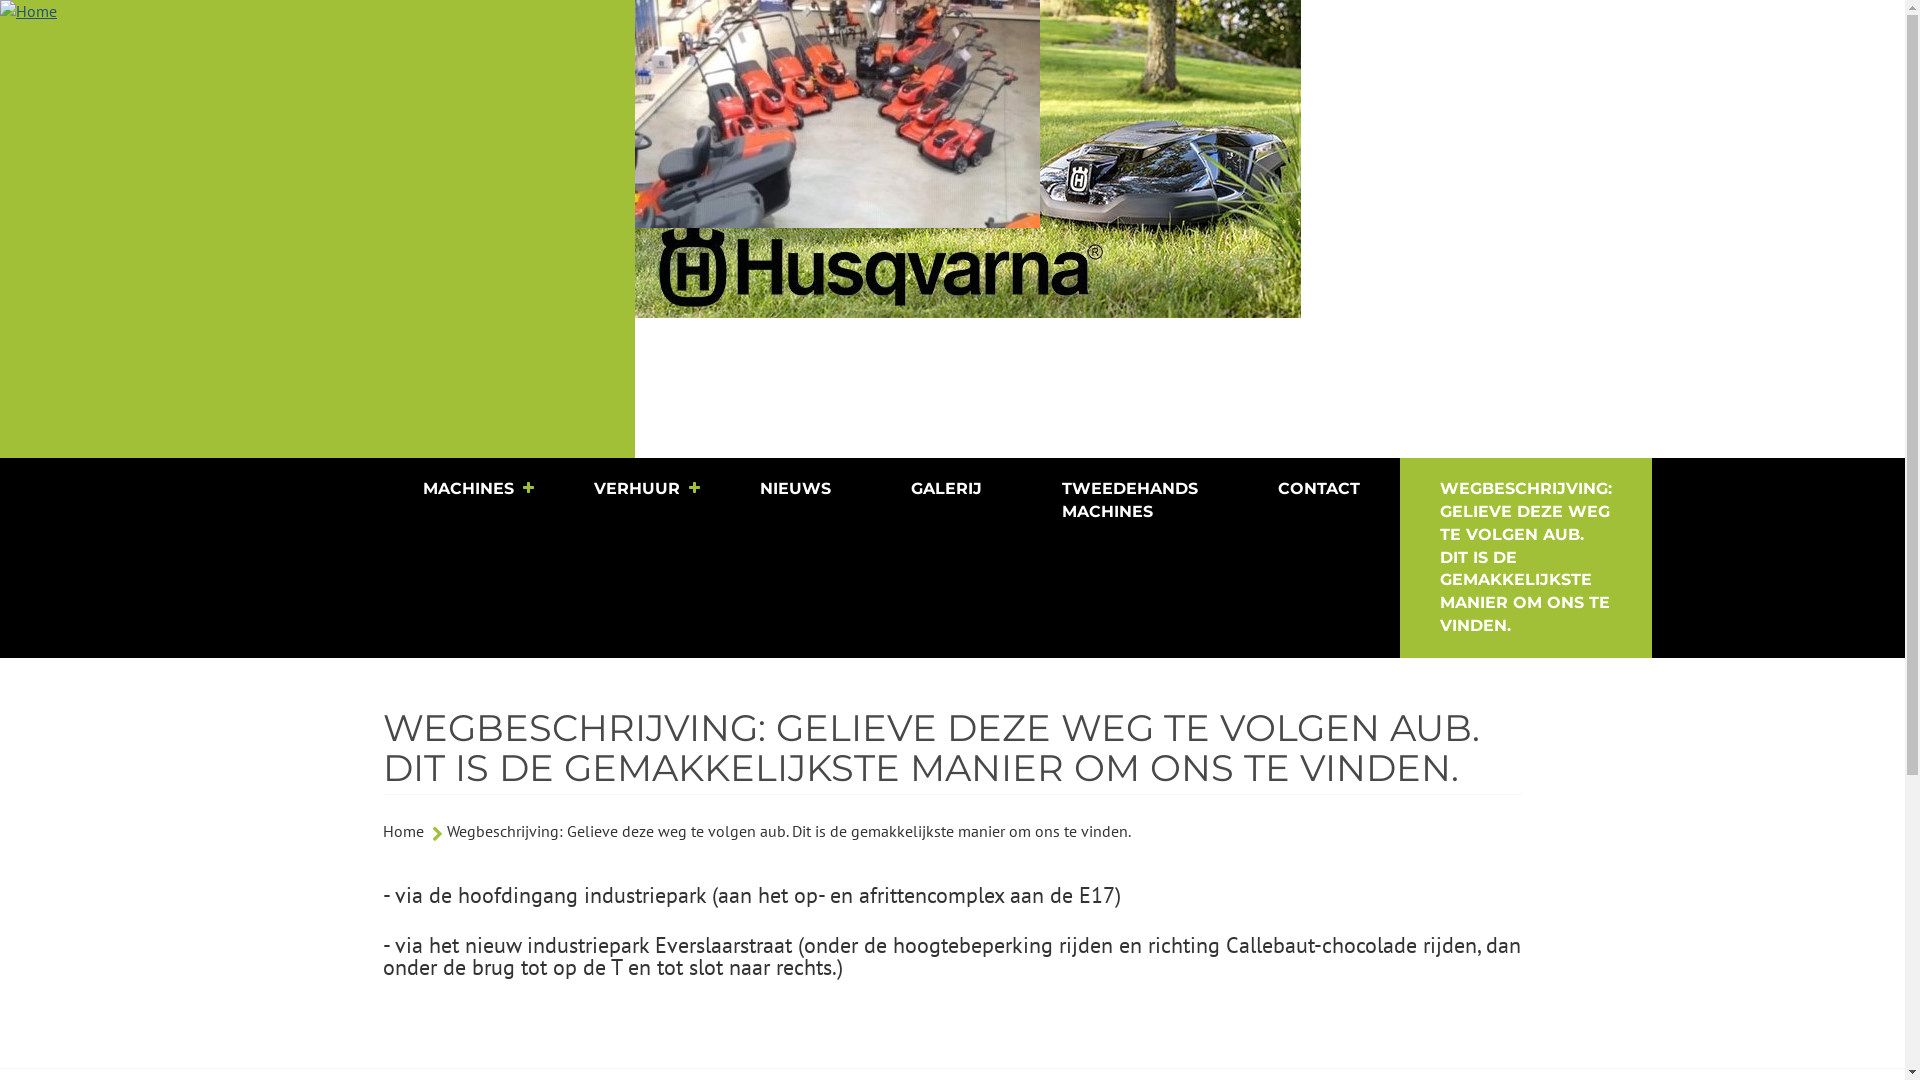 The width and height of the screenshot is (1920, 1080). Describe the element at coordinates (553, 489) in the screenshot. I see `'VERHUUR'` at that location.